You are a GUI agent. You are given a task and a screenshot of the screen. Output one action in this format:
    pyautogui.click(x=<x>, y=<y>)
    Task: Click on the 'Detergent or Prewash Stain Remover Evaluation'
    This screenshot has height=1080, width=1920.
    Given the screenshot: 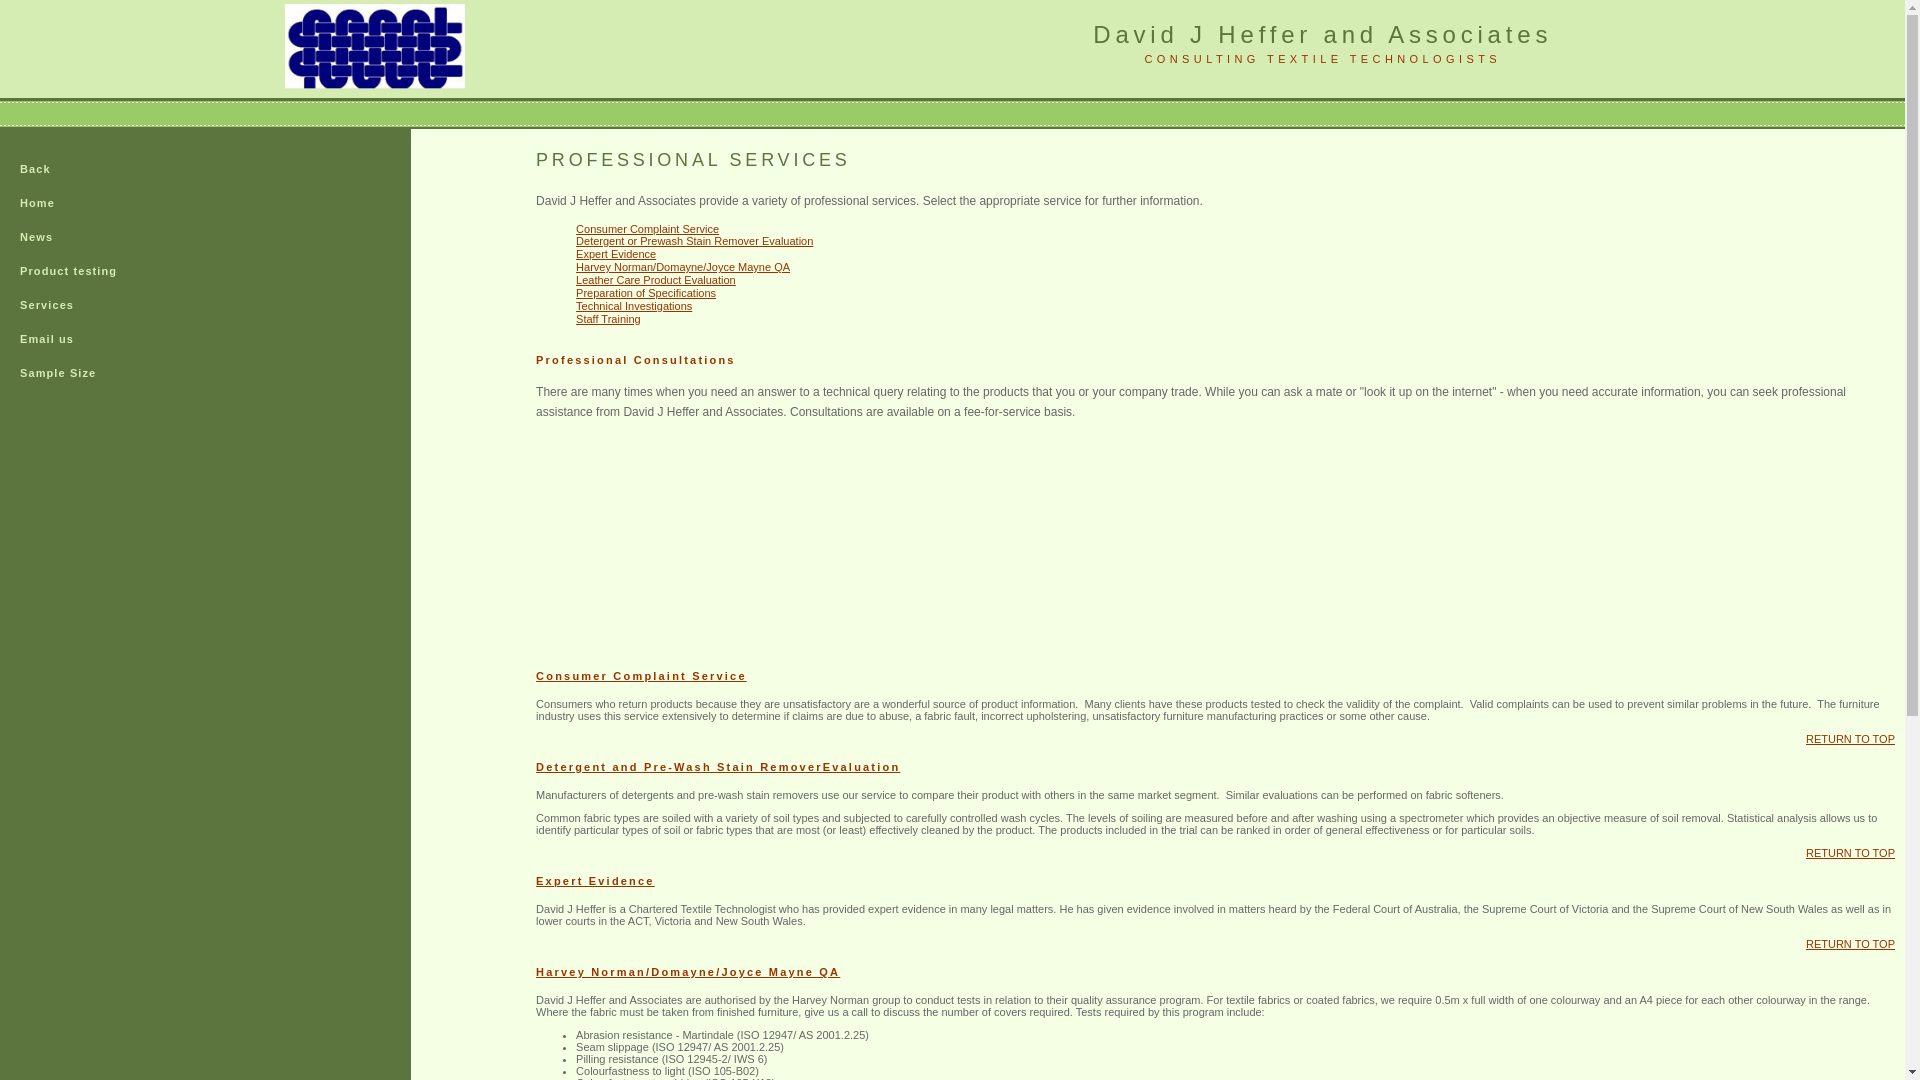 What is the action you would take?
    pyautogui.click(x=694, y=239)
    